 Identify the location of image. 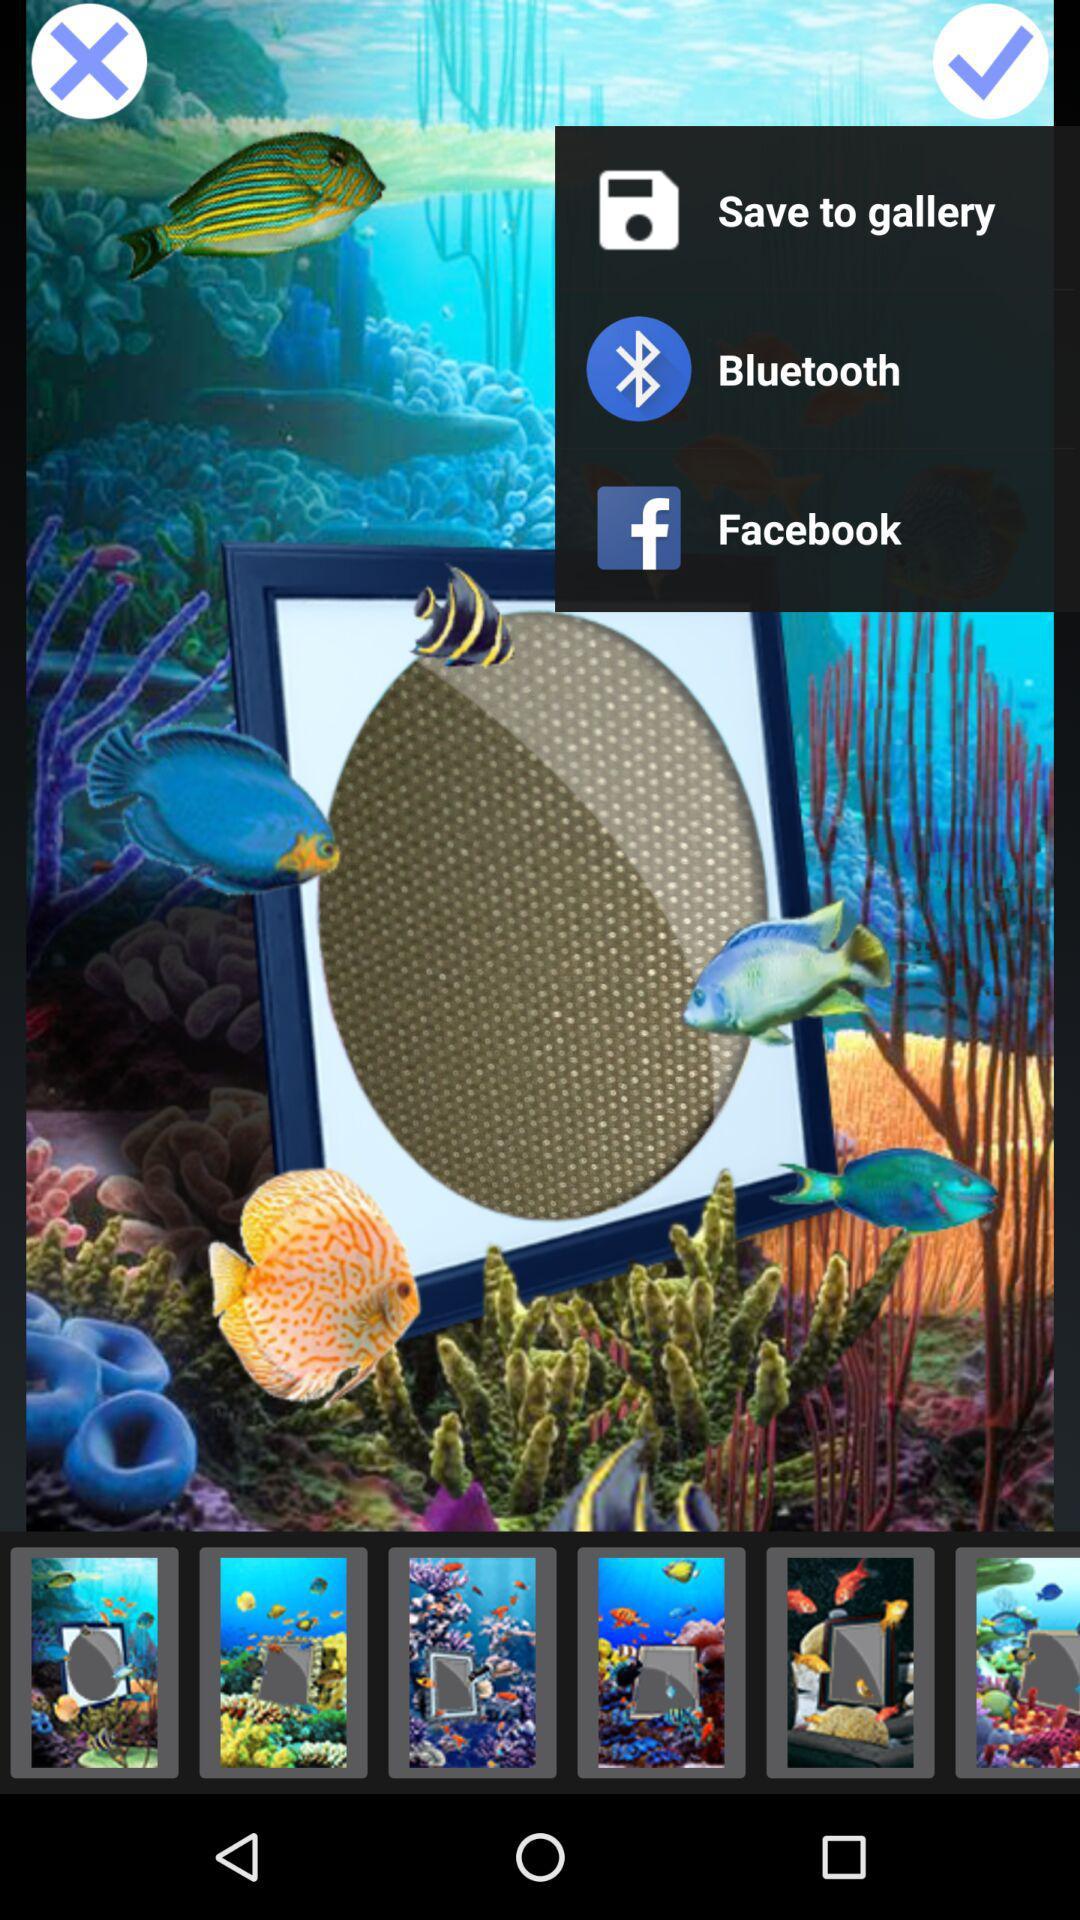
(990, 62).